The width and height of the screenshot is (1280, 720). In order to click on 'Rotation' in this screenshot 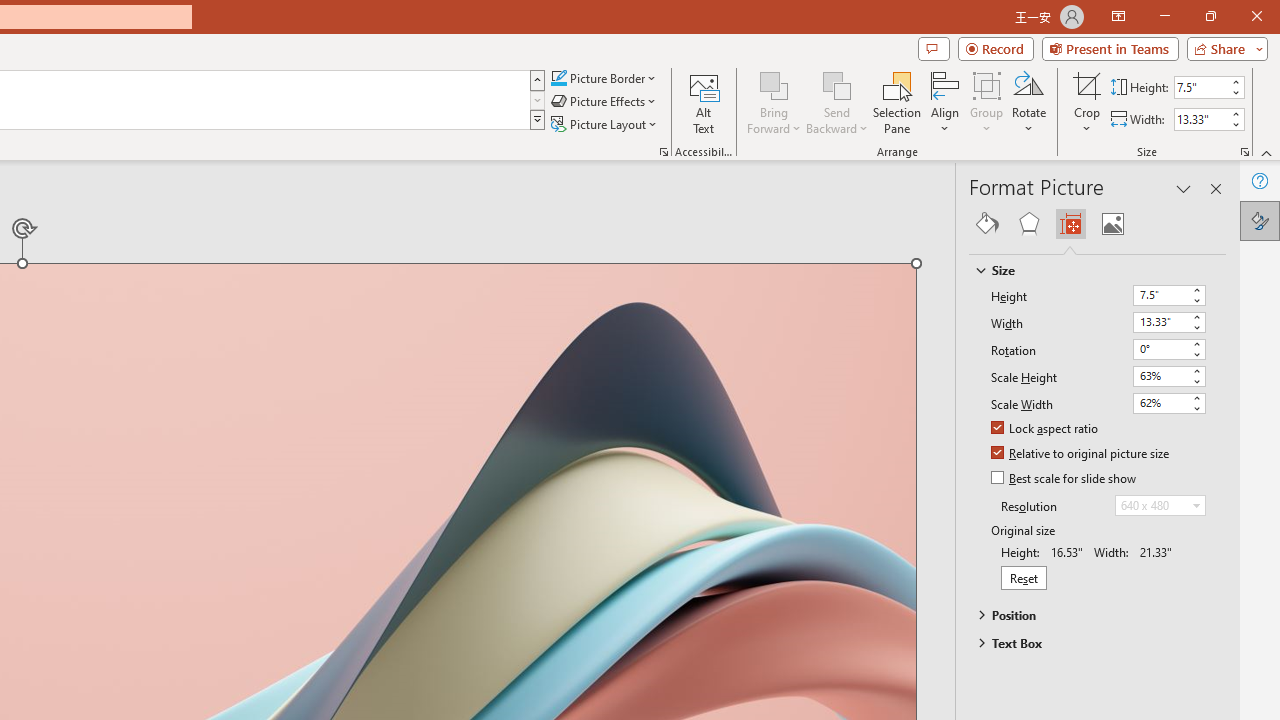, I will do `click(1160, 347)`.